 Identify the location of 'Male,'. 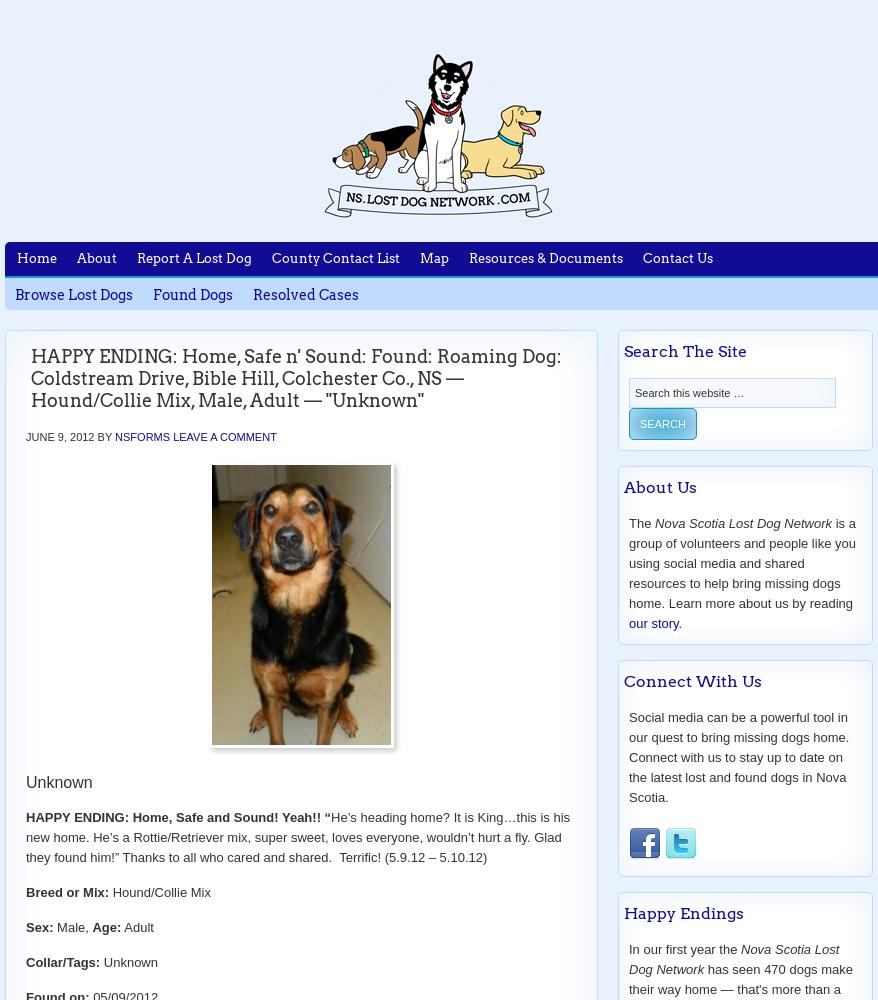
(72, 926).